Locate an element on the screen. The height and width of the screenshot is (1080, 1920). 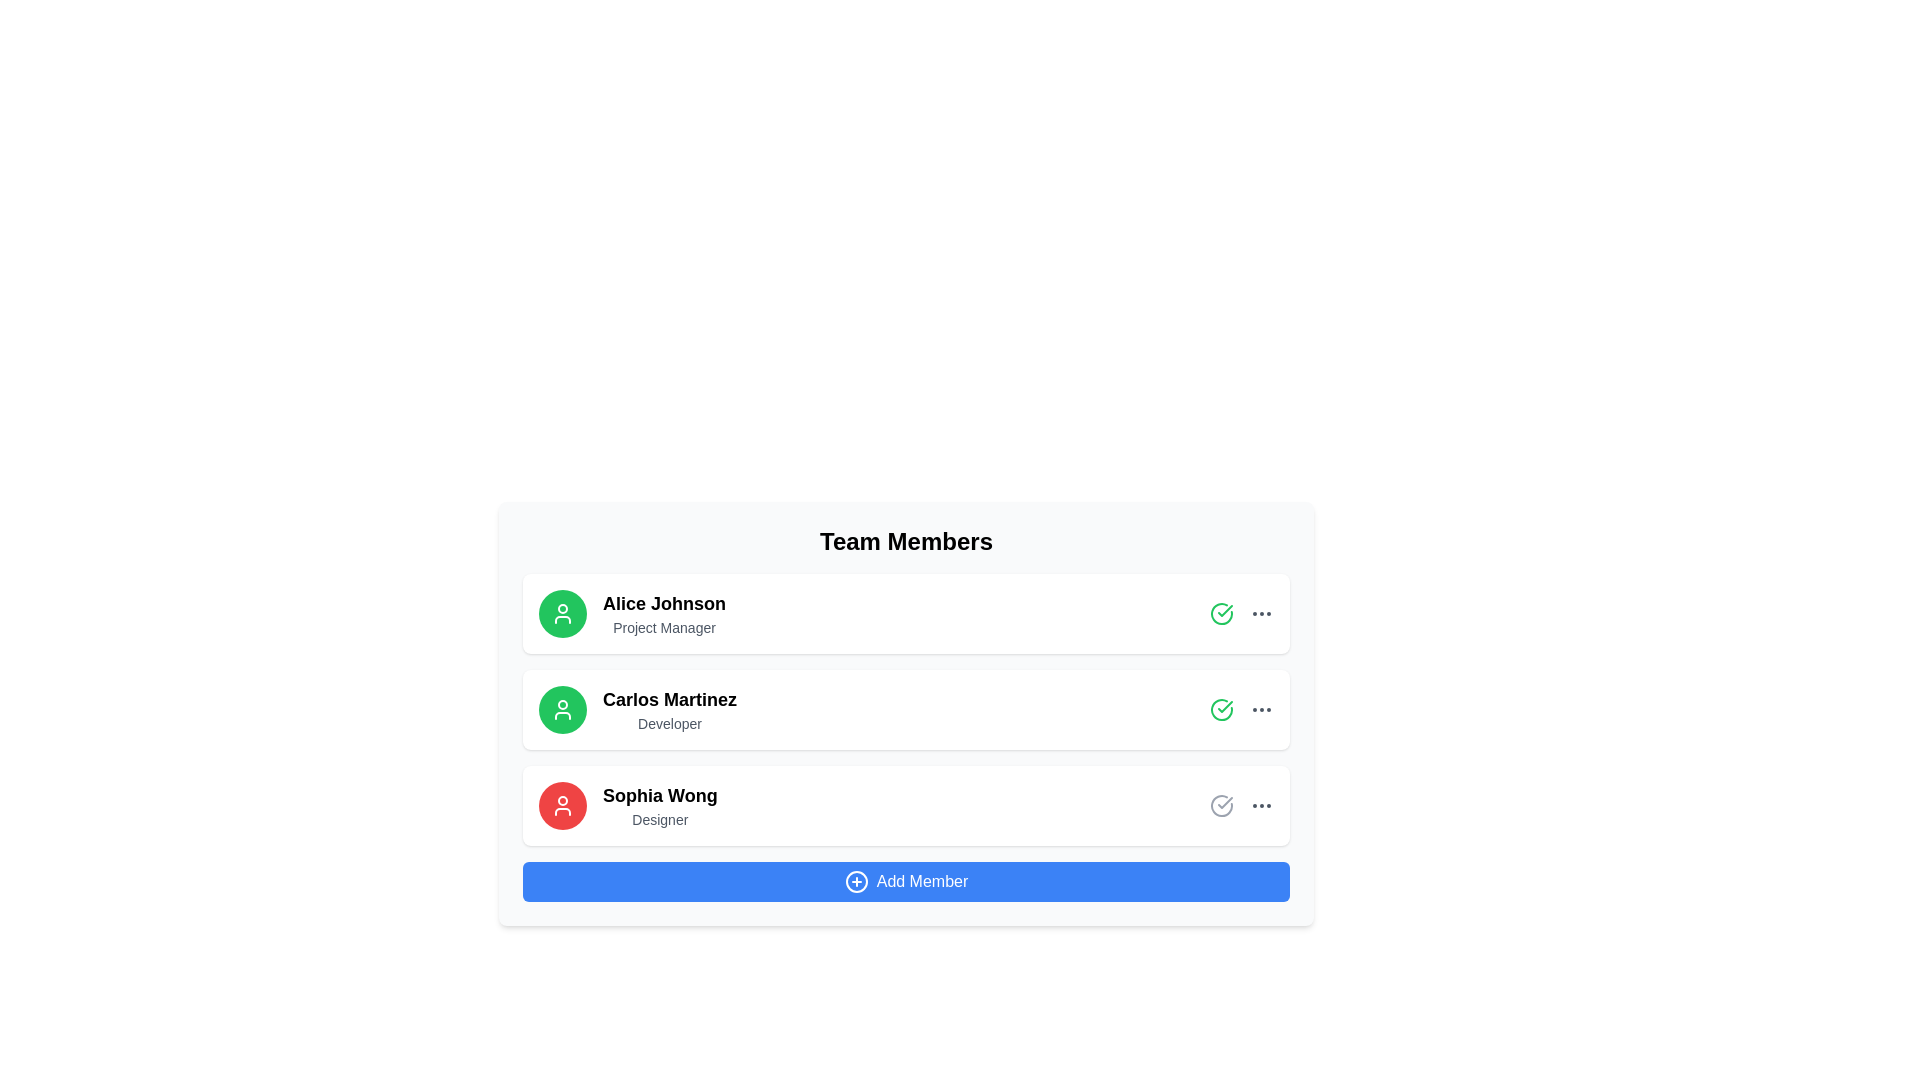
text displayed in the card-like structure containing 'Carlos Martinez' and 'Developer', located in the second row of the member list is located at coordinates (670, 708).